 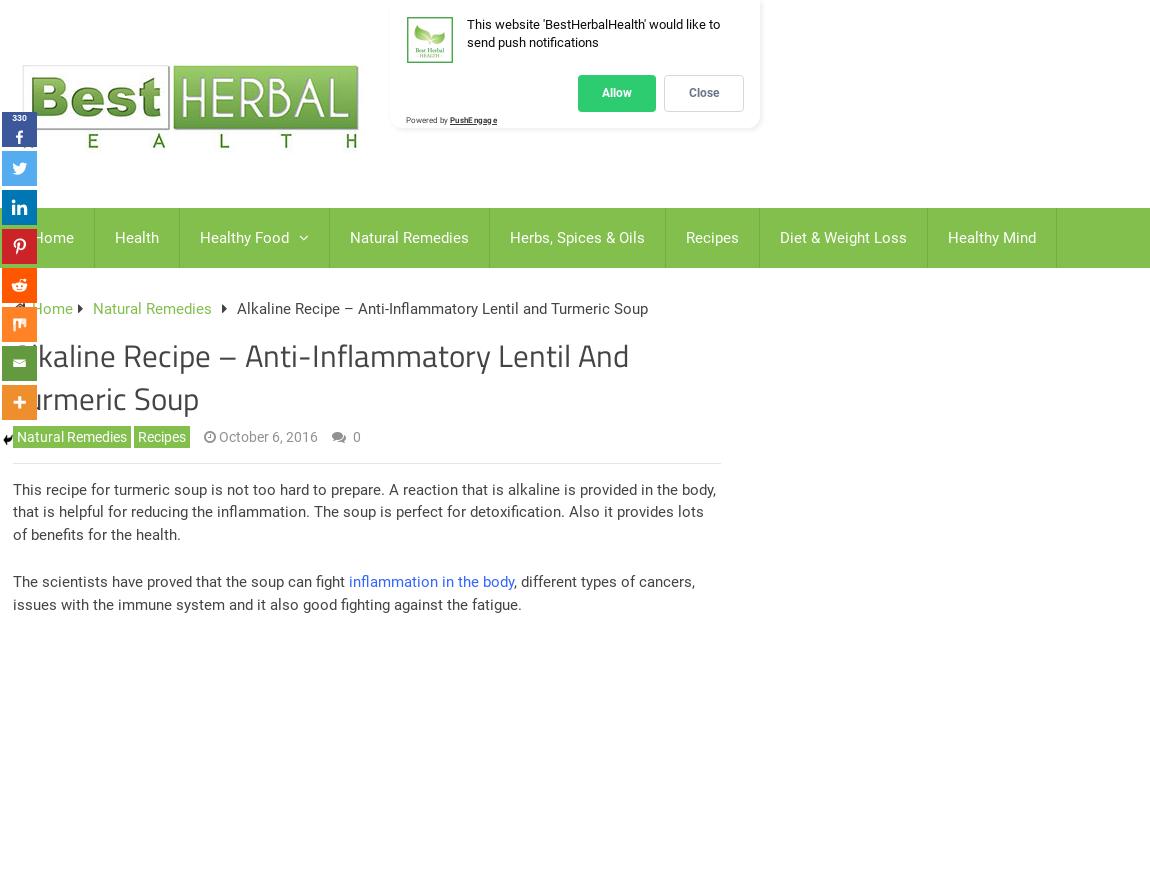 I want to click on 'Allow', so click(x=615, y=92).